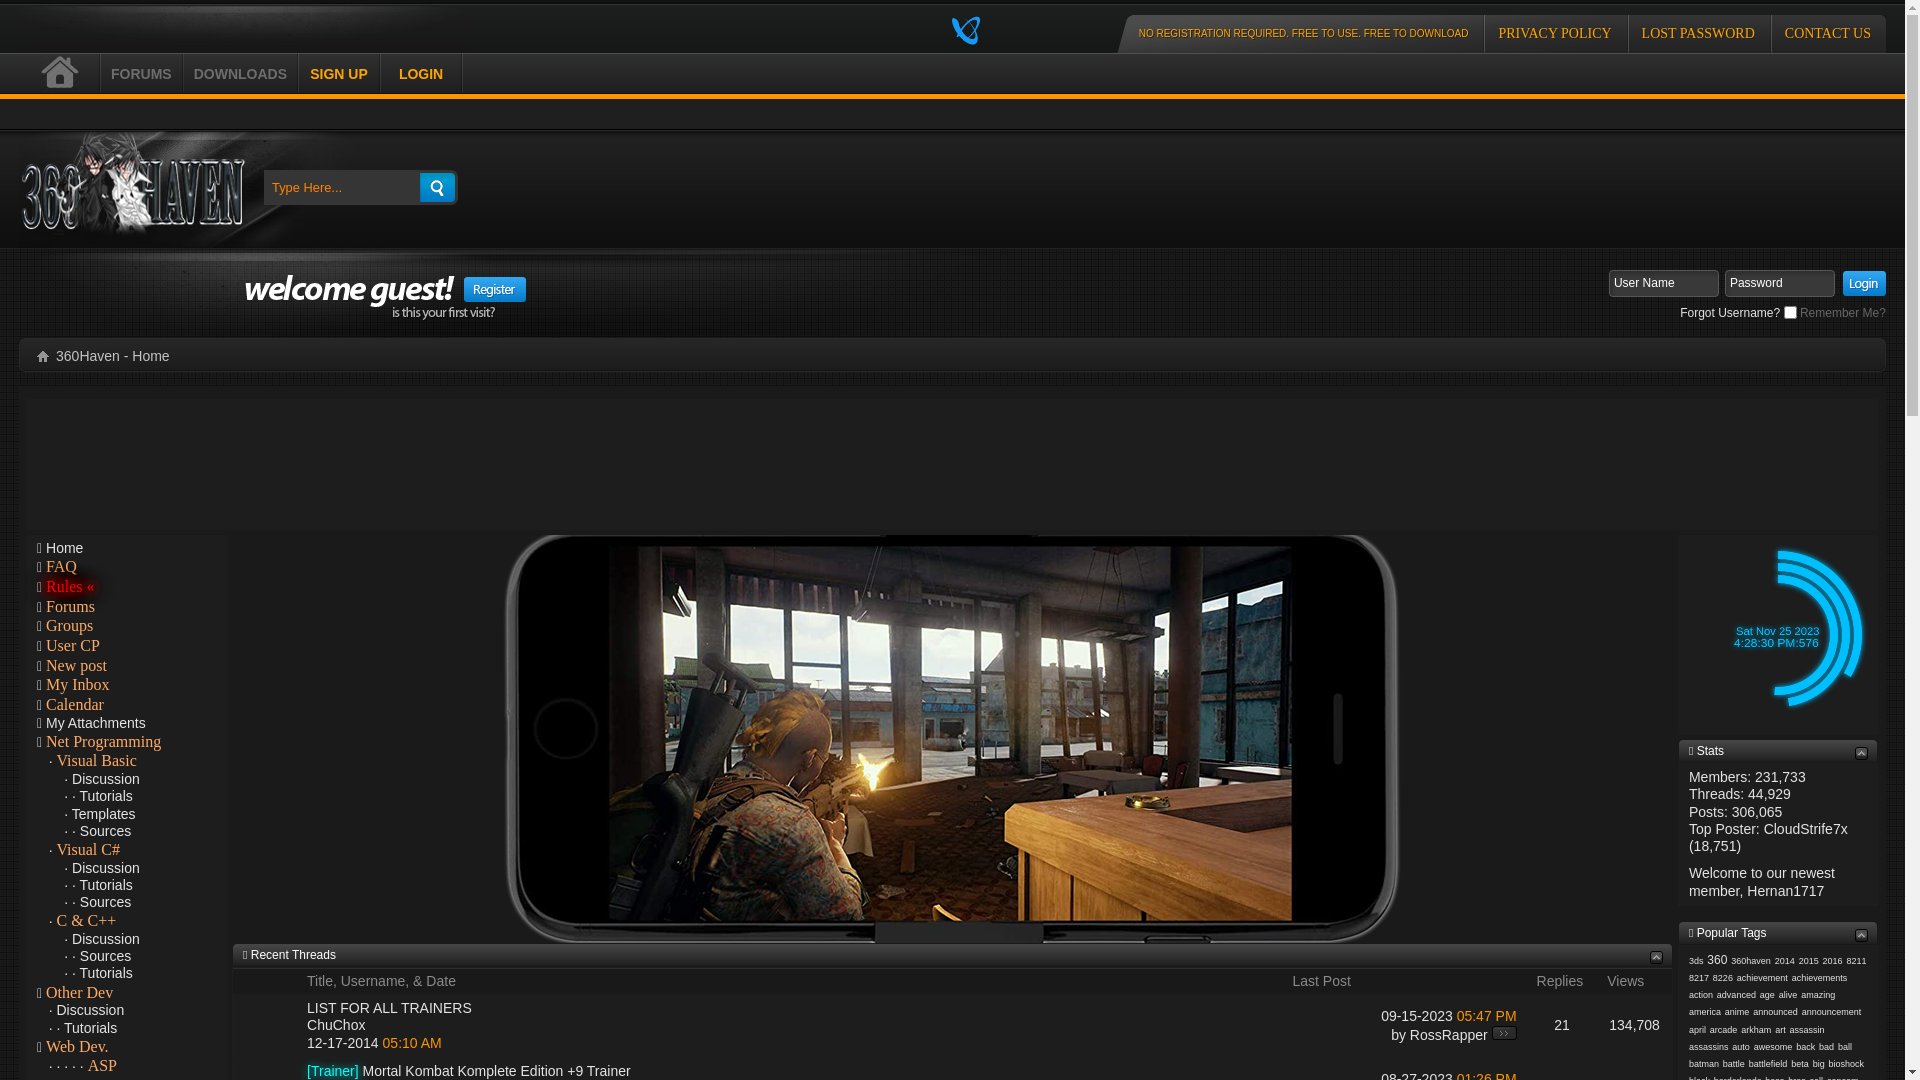  Describe the element at coordinates (1773, 1045) in the screenshot. I see `'awesome'` at that location.